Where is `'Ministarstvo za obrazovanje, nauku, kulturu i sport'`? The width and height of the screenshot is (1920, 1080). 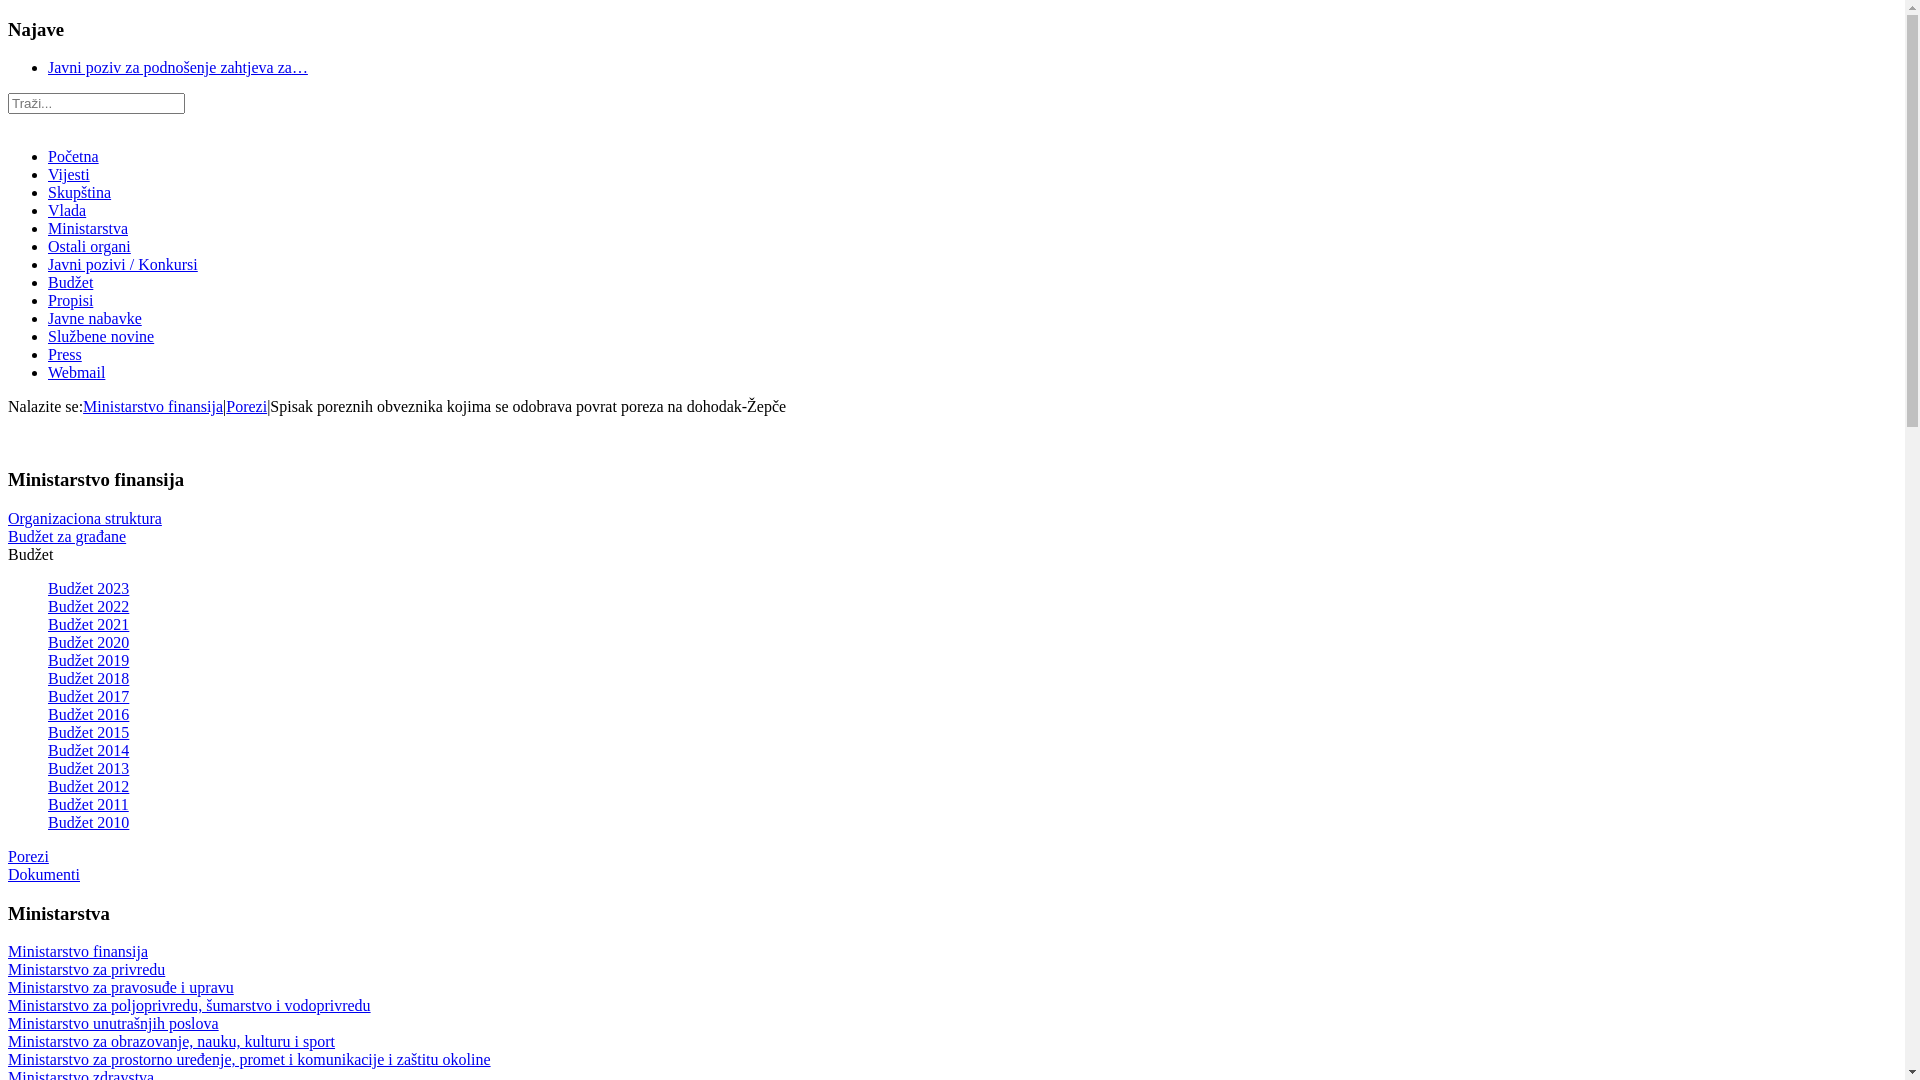
'Ministarstvo za obrazovanje, nauku, kulturu i sport' is located at coordinates (171, 1040).